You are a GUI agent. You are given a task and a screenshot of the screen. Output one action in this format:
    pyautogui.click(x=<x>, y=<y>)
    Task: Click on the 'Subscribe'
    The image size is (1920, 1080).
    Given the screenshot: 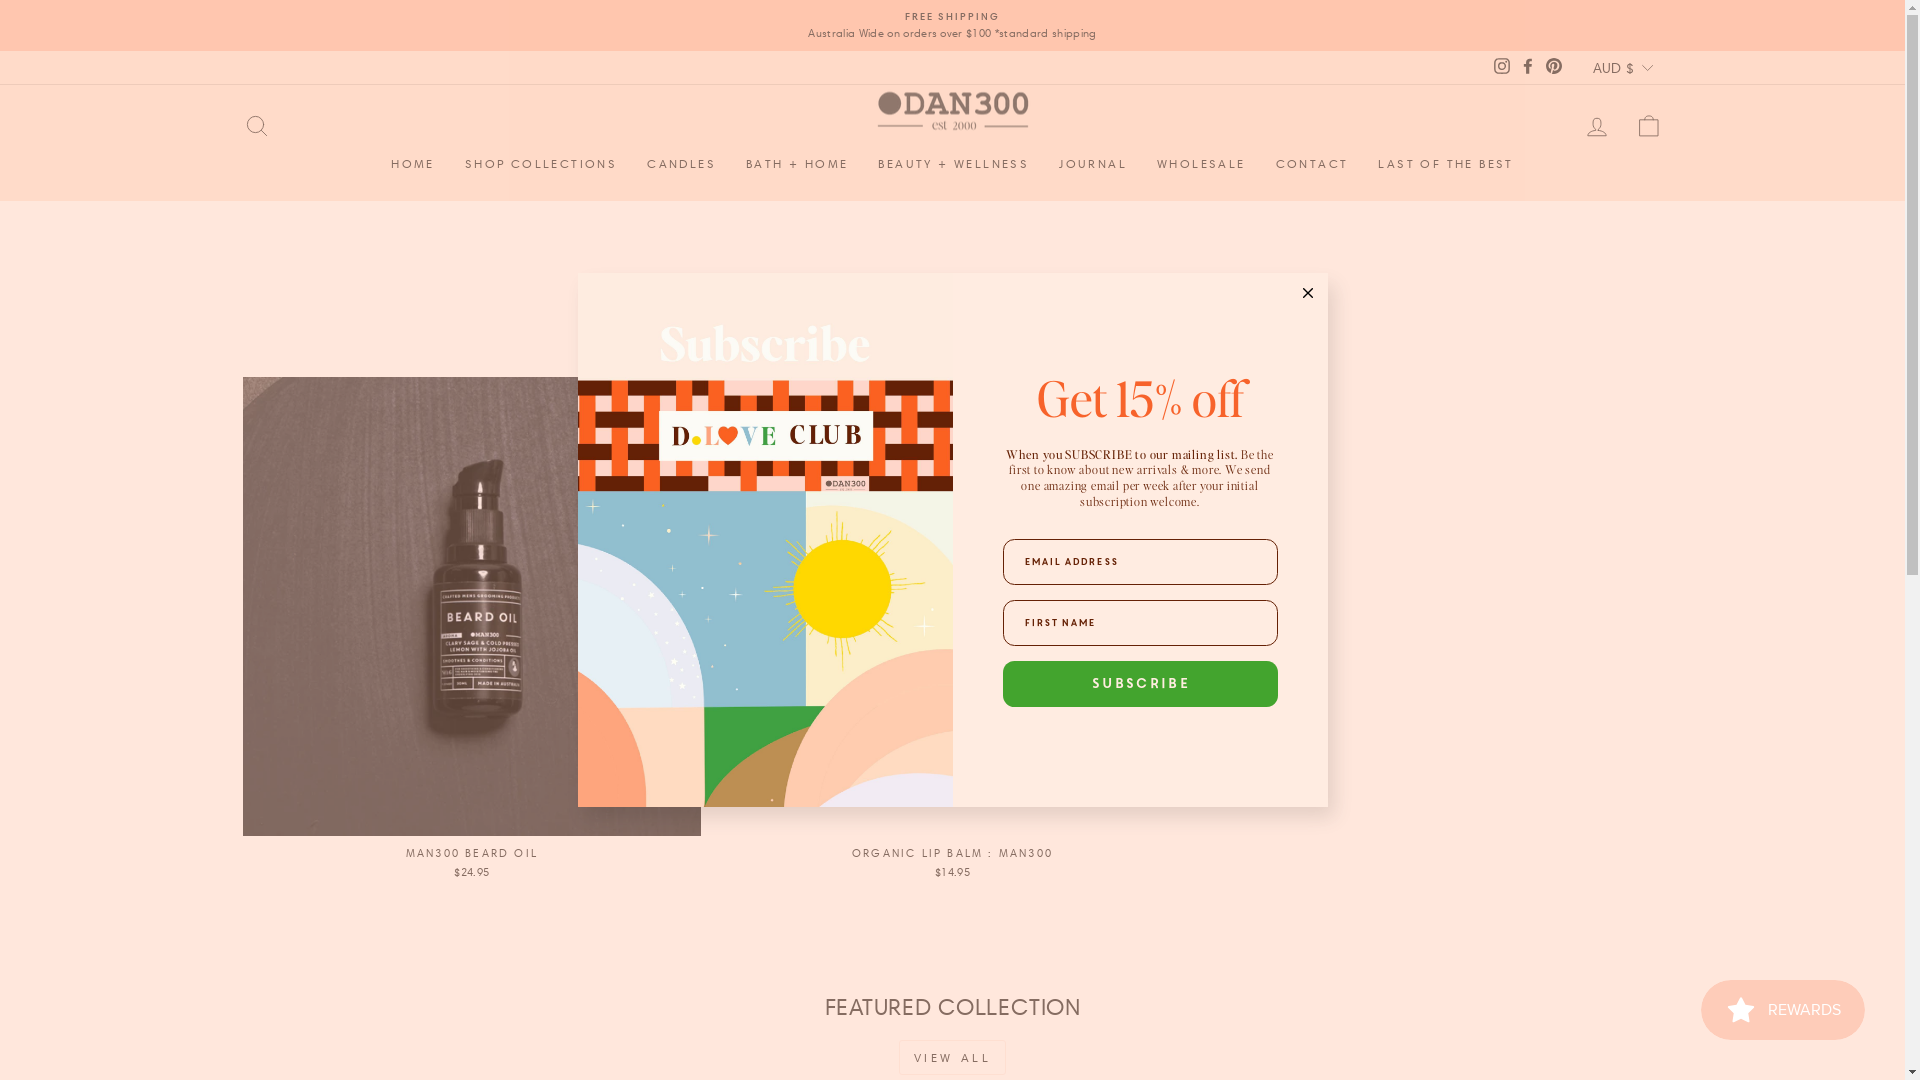 What is the action you would take?
    pyautogui.click(x=1139, y=682)
    